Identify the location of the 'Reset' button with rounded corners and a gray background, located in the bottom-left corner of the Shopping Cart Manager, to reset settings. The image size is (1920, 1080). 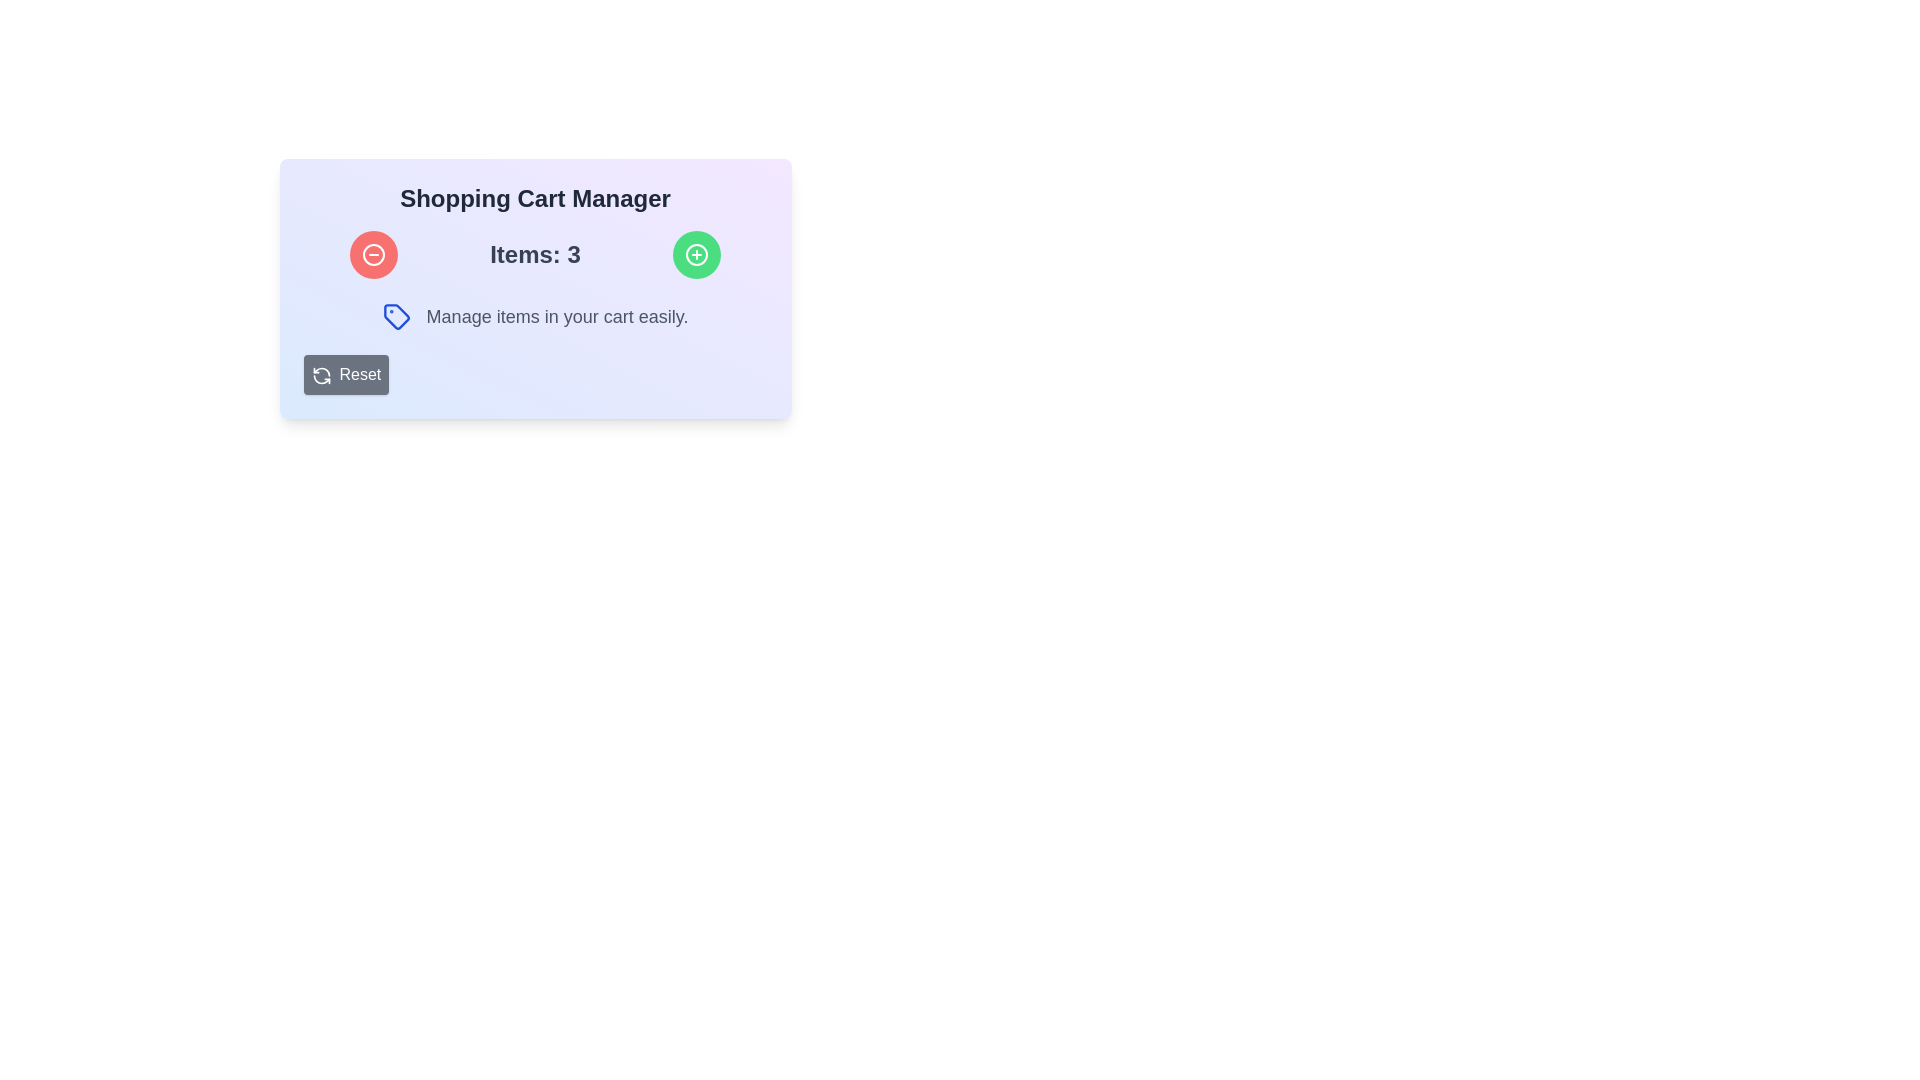
(346, 374).